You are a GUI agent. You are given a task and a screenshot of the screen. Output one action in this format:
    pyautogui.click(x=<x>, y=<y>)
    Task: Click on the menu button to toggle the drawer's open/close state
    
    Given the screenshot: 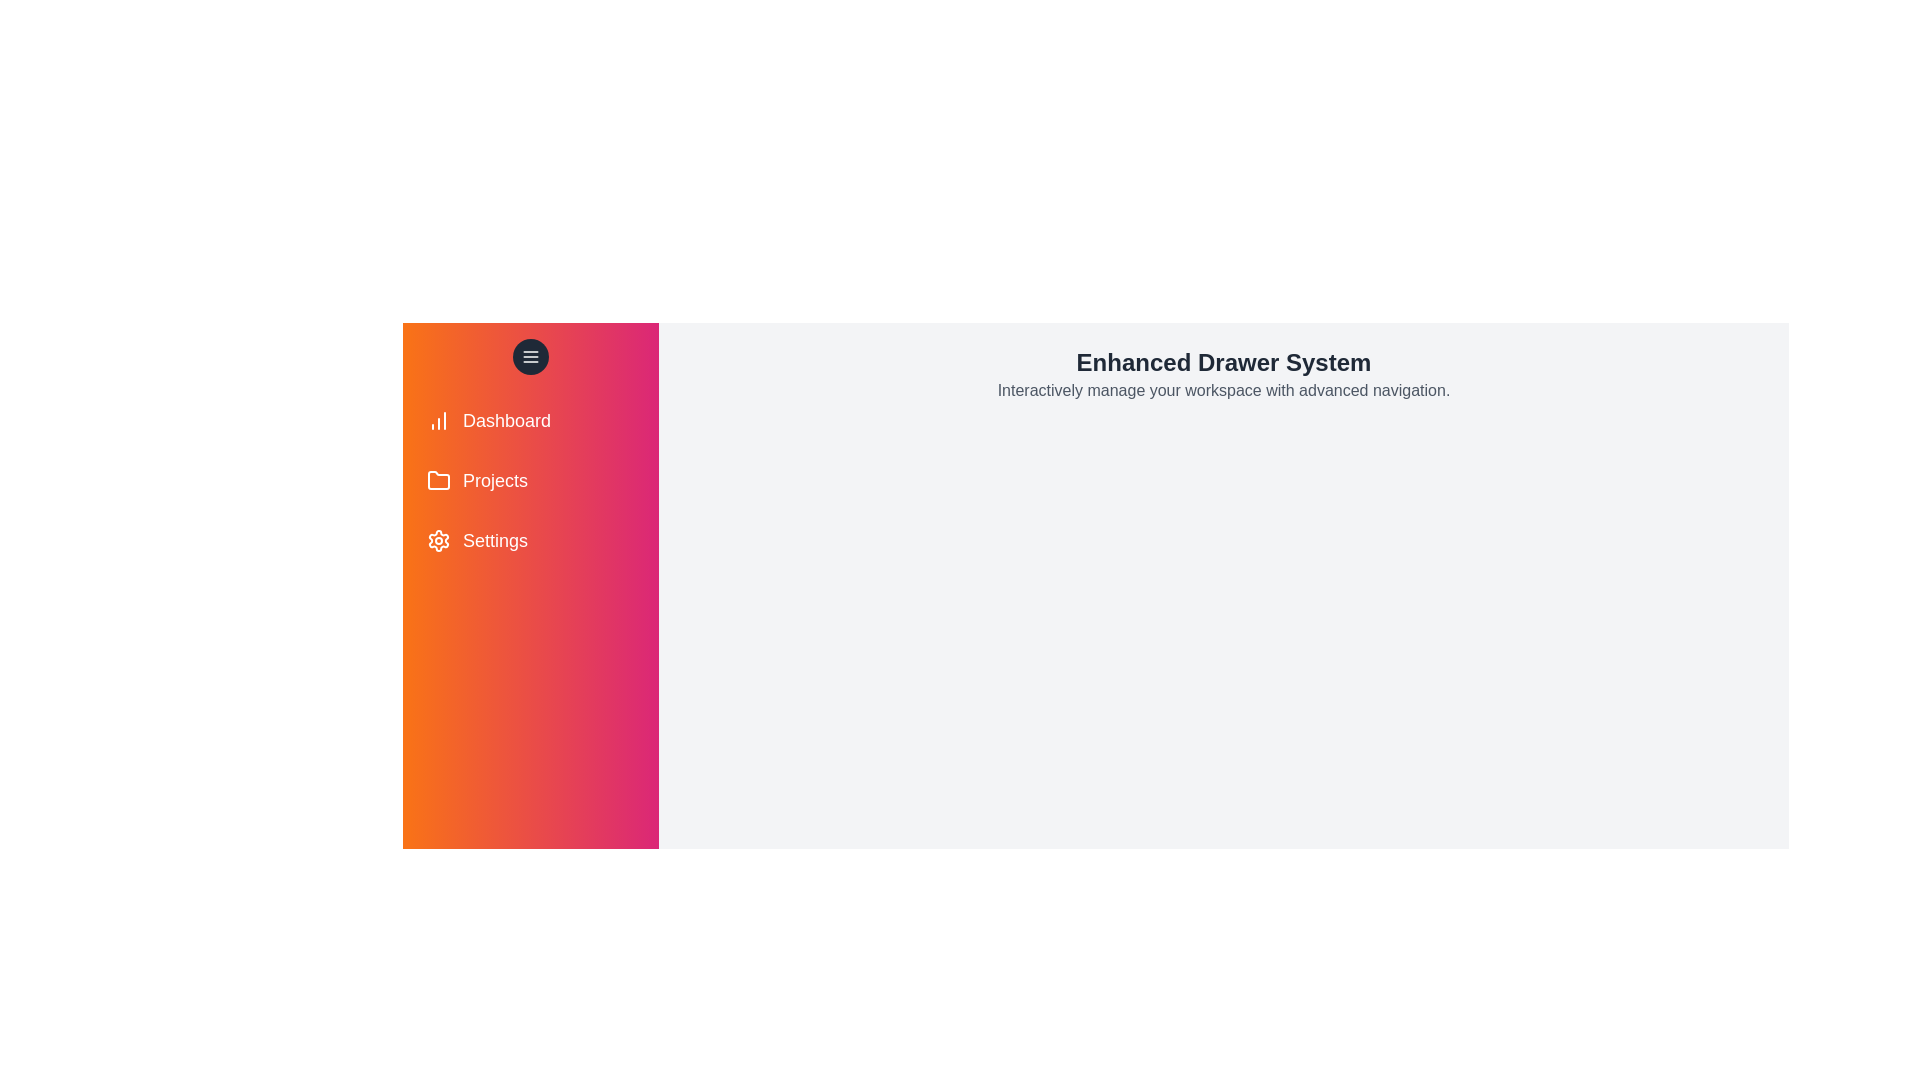 What is the action you would take?
    pyautogui.click(x=531, y=356)
    